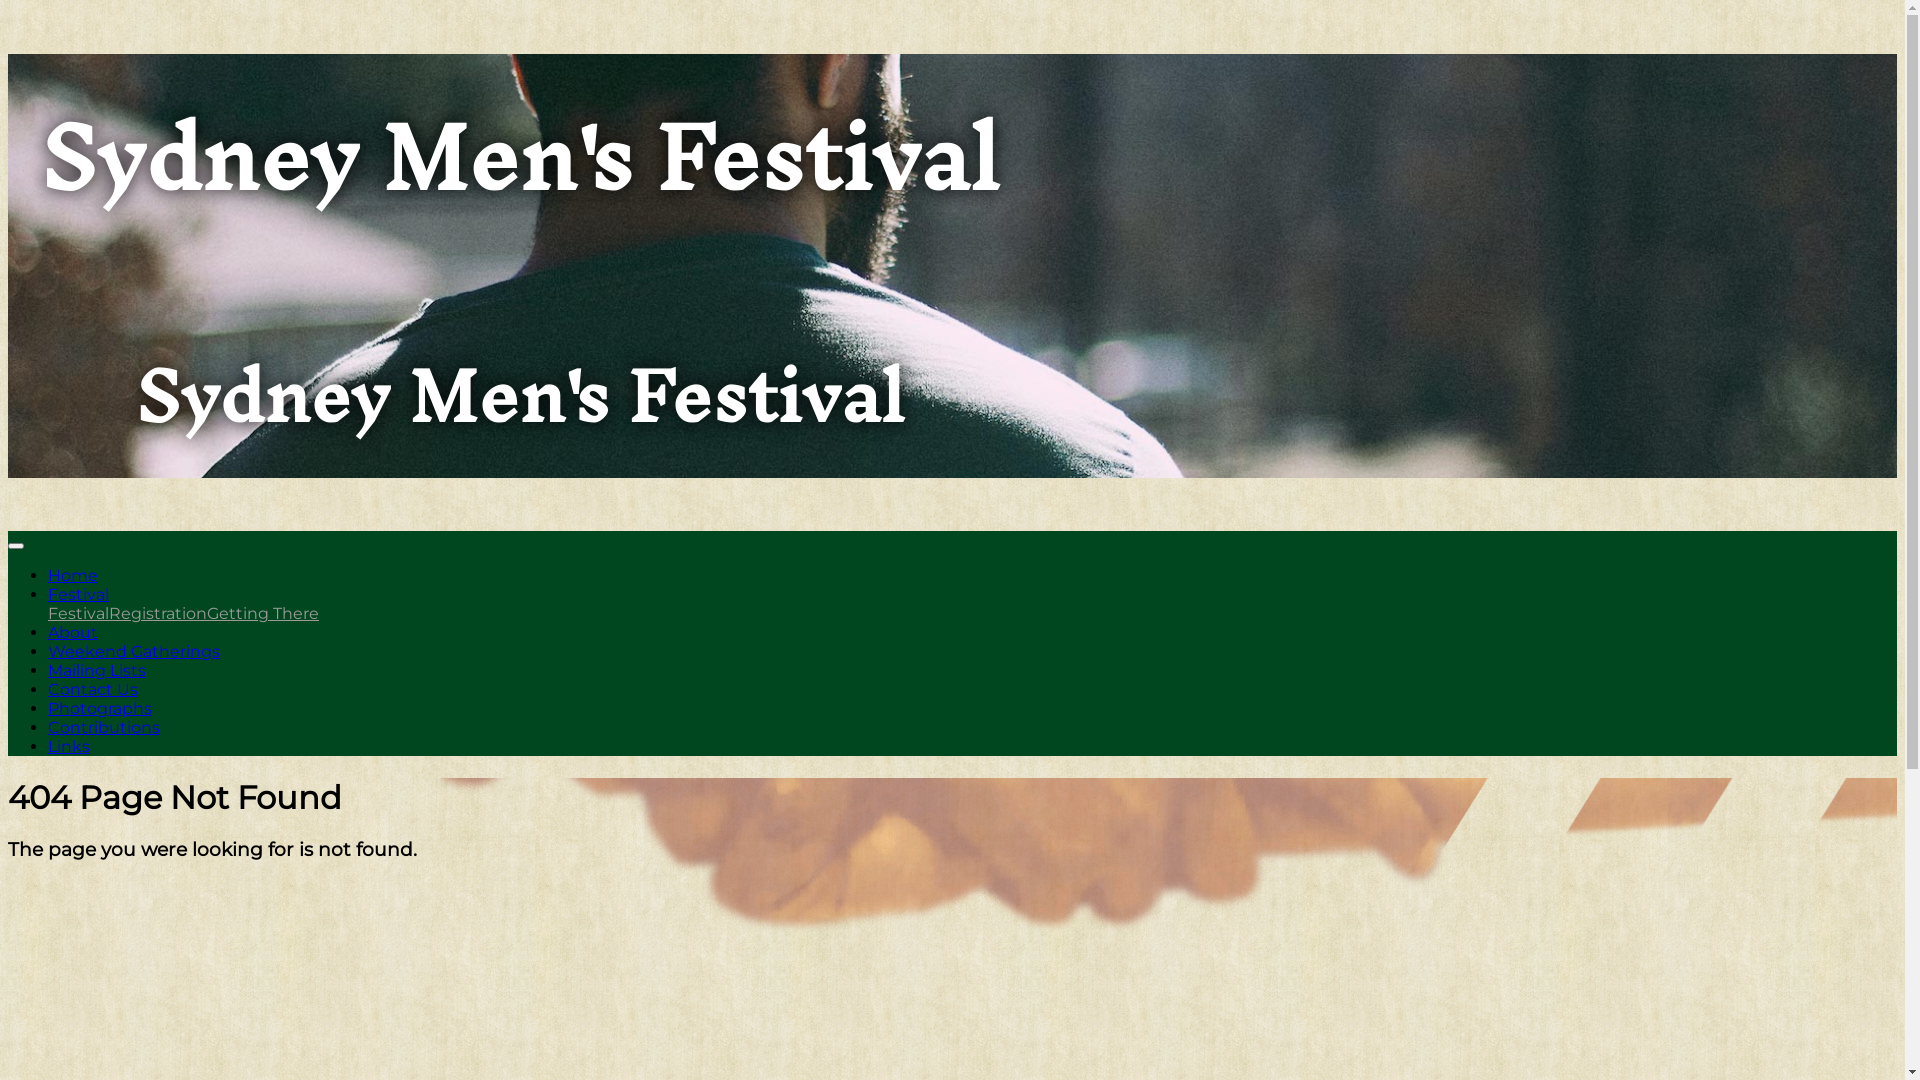  Describe the element at coordinates (48, 688) in the screenshot. I see `'Contact Us'` at that location.